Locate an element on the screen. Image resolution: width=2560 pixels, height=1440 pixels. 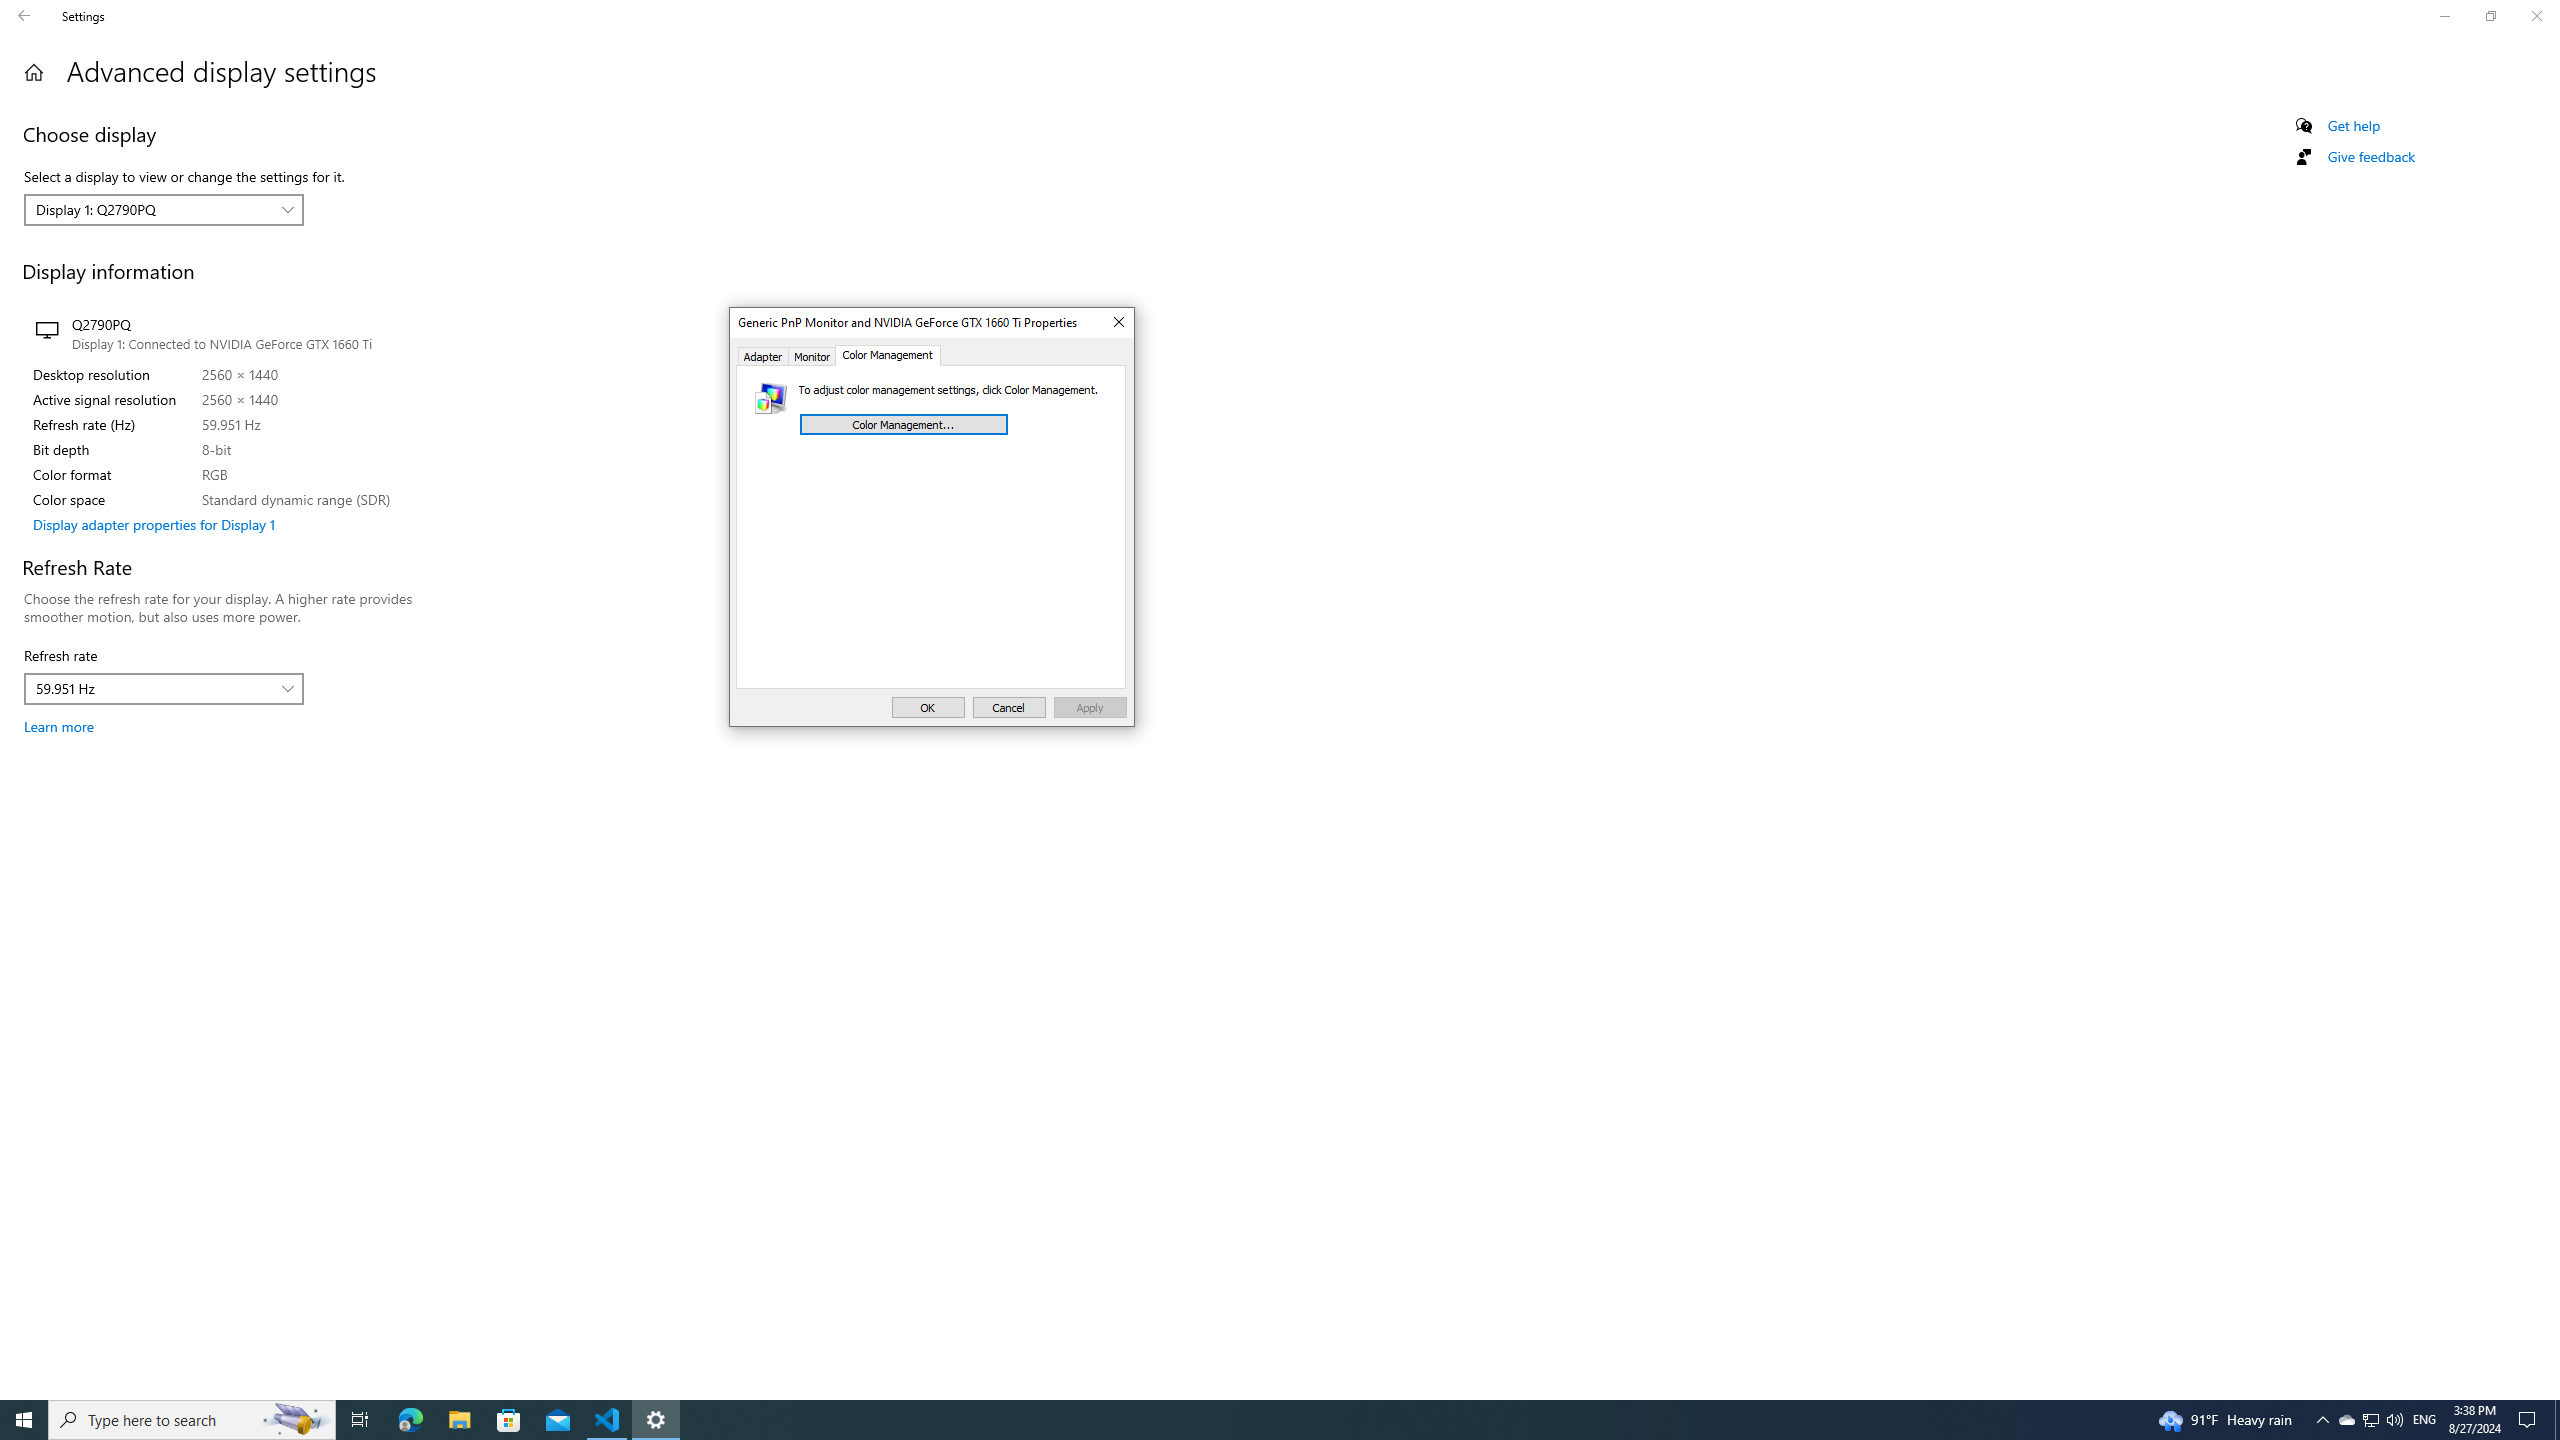
'Tray Input Indicator - English (United States)' is located at coordinates (2424, 1418).